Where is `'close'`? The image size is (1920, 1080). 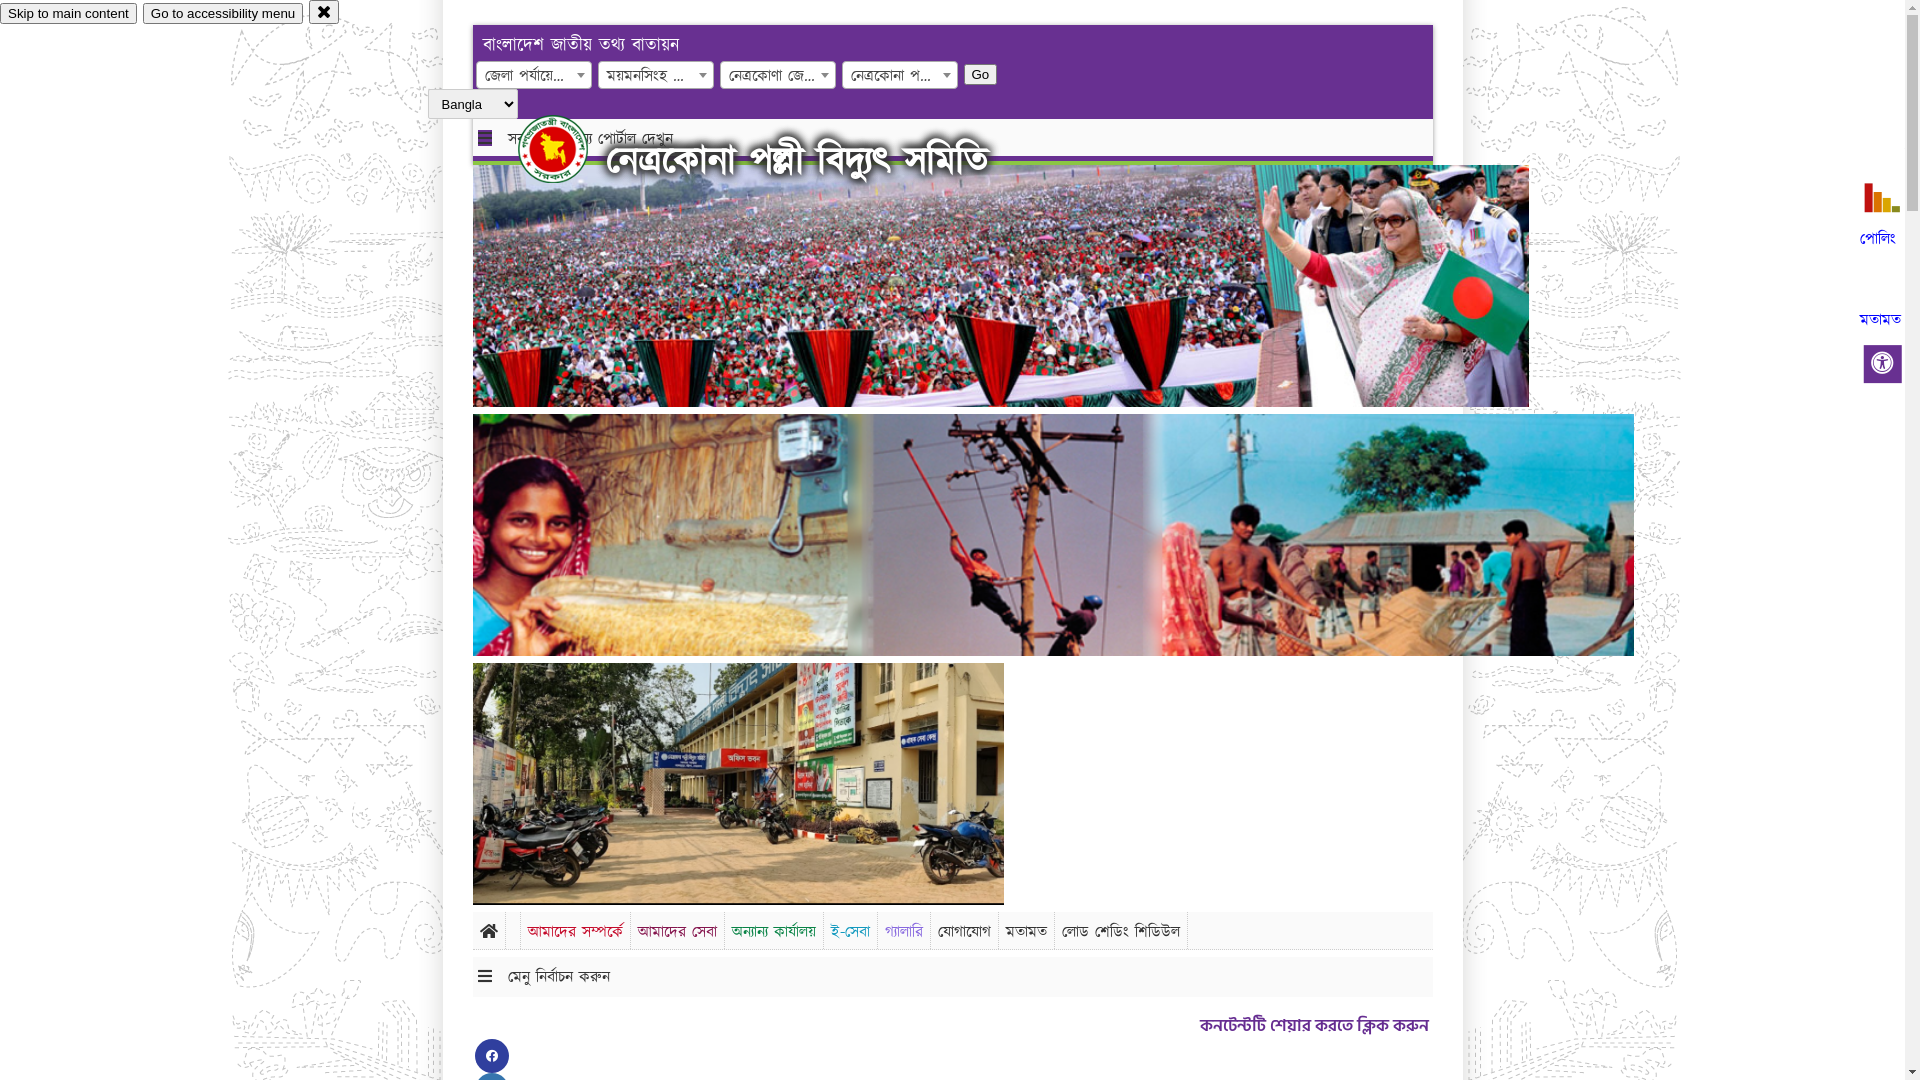
'close' is located at coordinates (324, 11).